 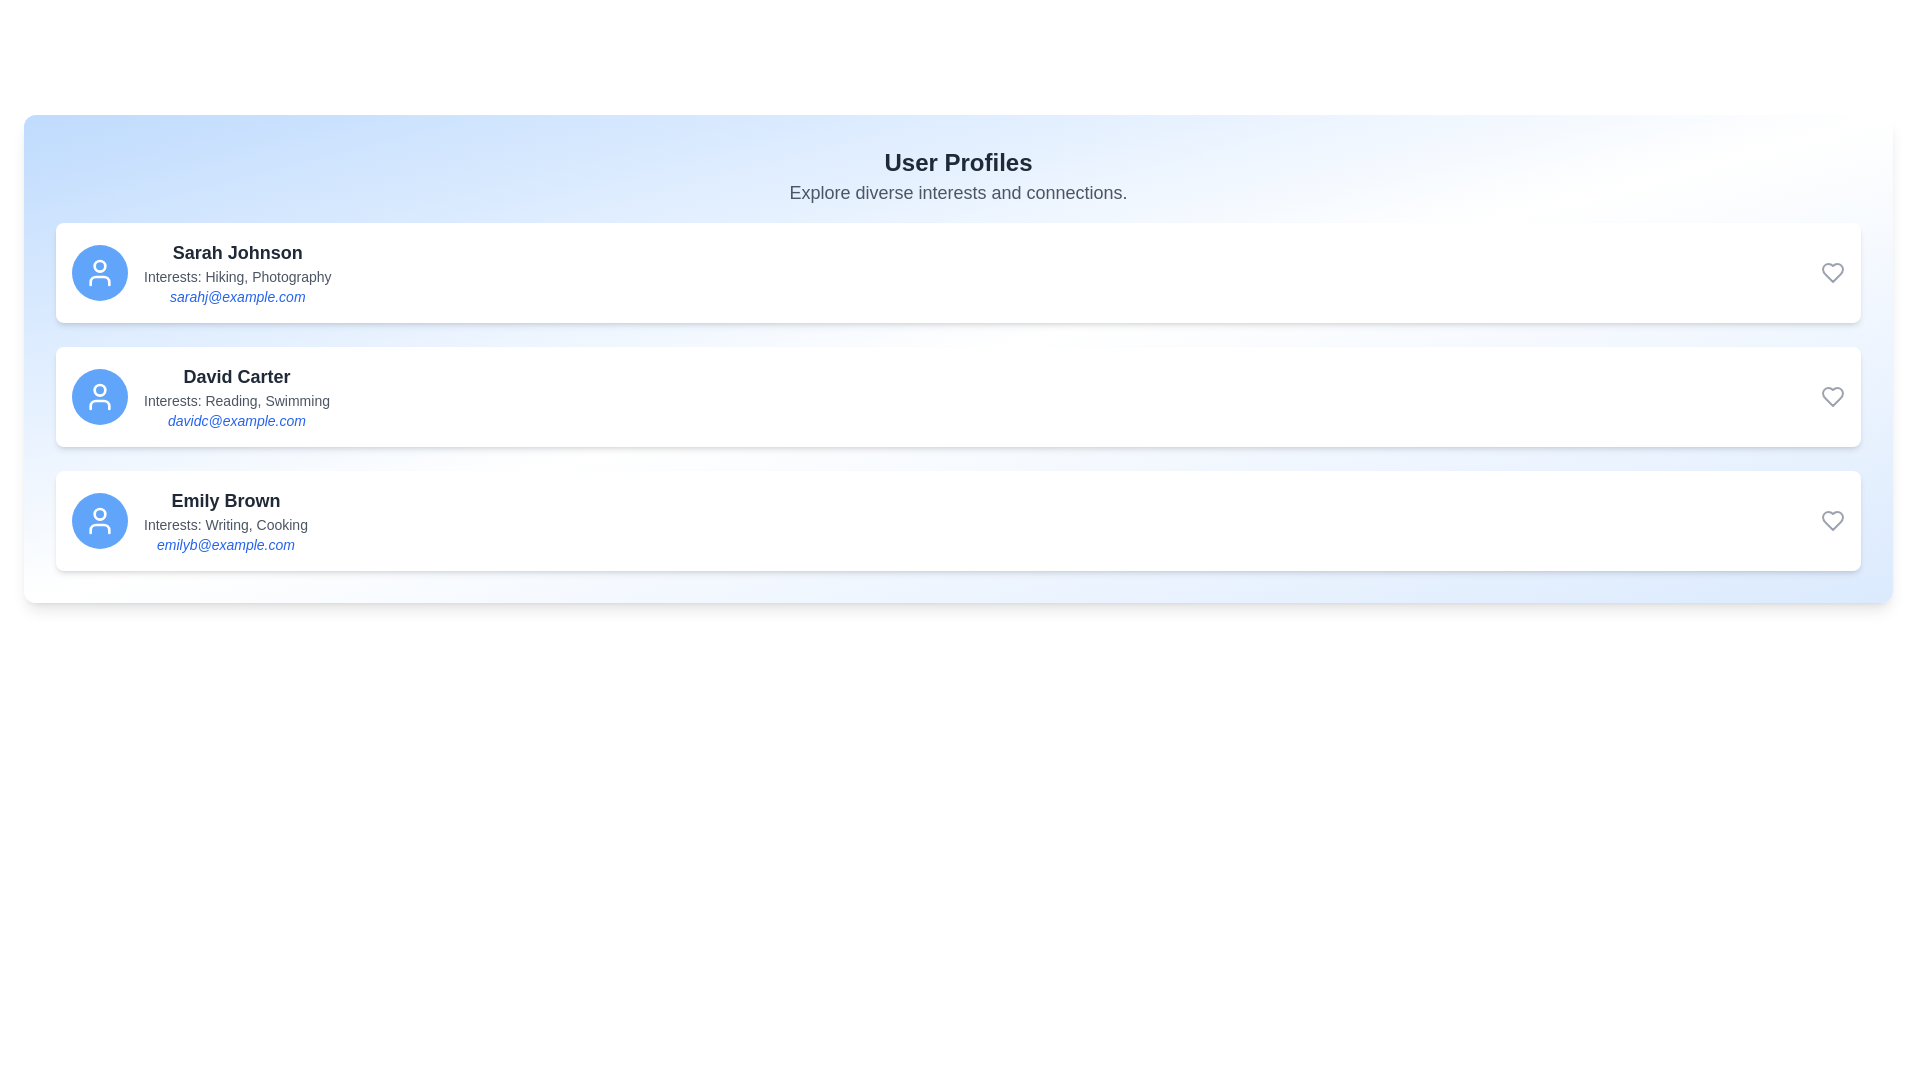 I want to click on heart icon to favorite the user David Carter, so click(x=1833, y=397).